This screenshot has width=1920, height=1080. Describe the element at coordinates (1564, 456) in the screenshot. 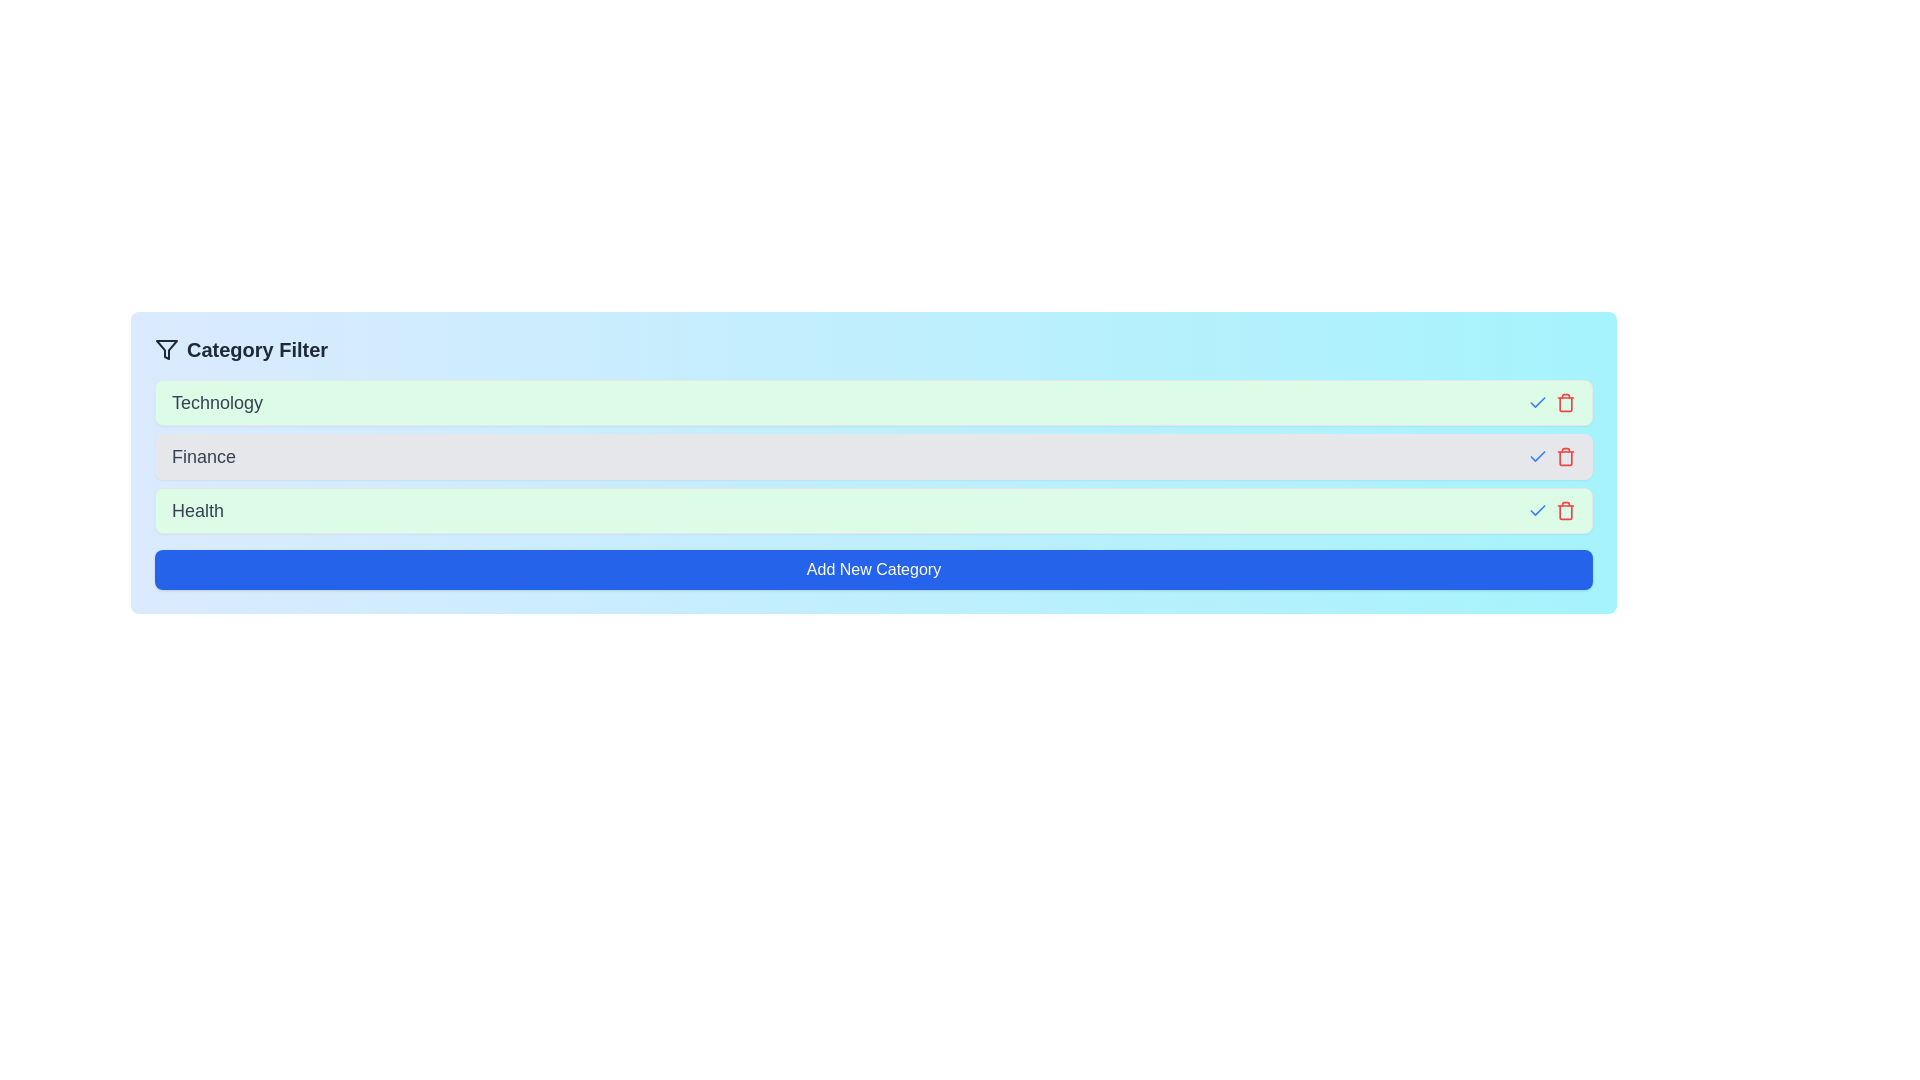

I see `the trash icon next to the category Finance to remove it` at that location.